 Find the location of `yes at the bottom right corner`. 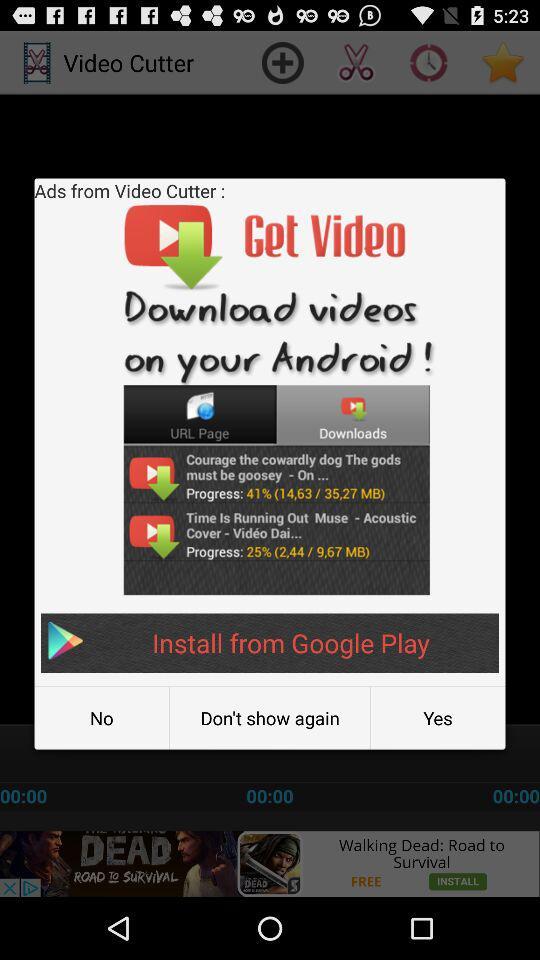

yes at the bottom right corner is located at coordinates (437, 718).